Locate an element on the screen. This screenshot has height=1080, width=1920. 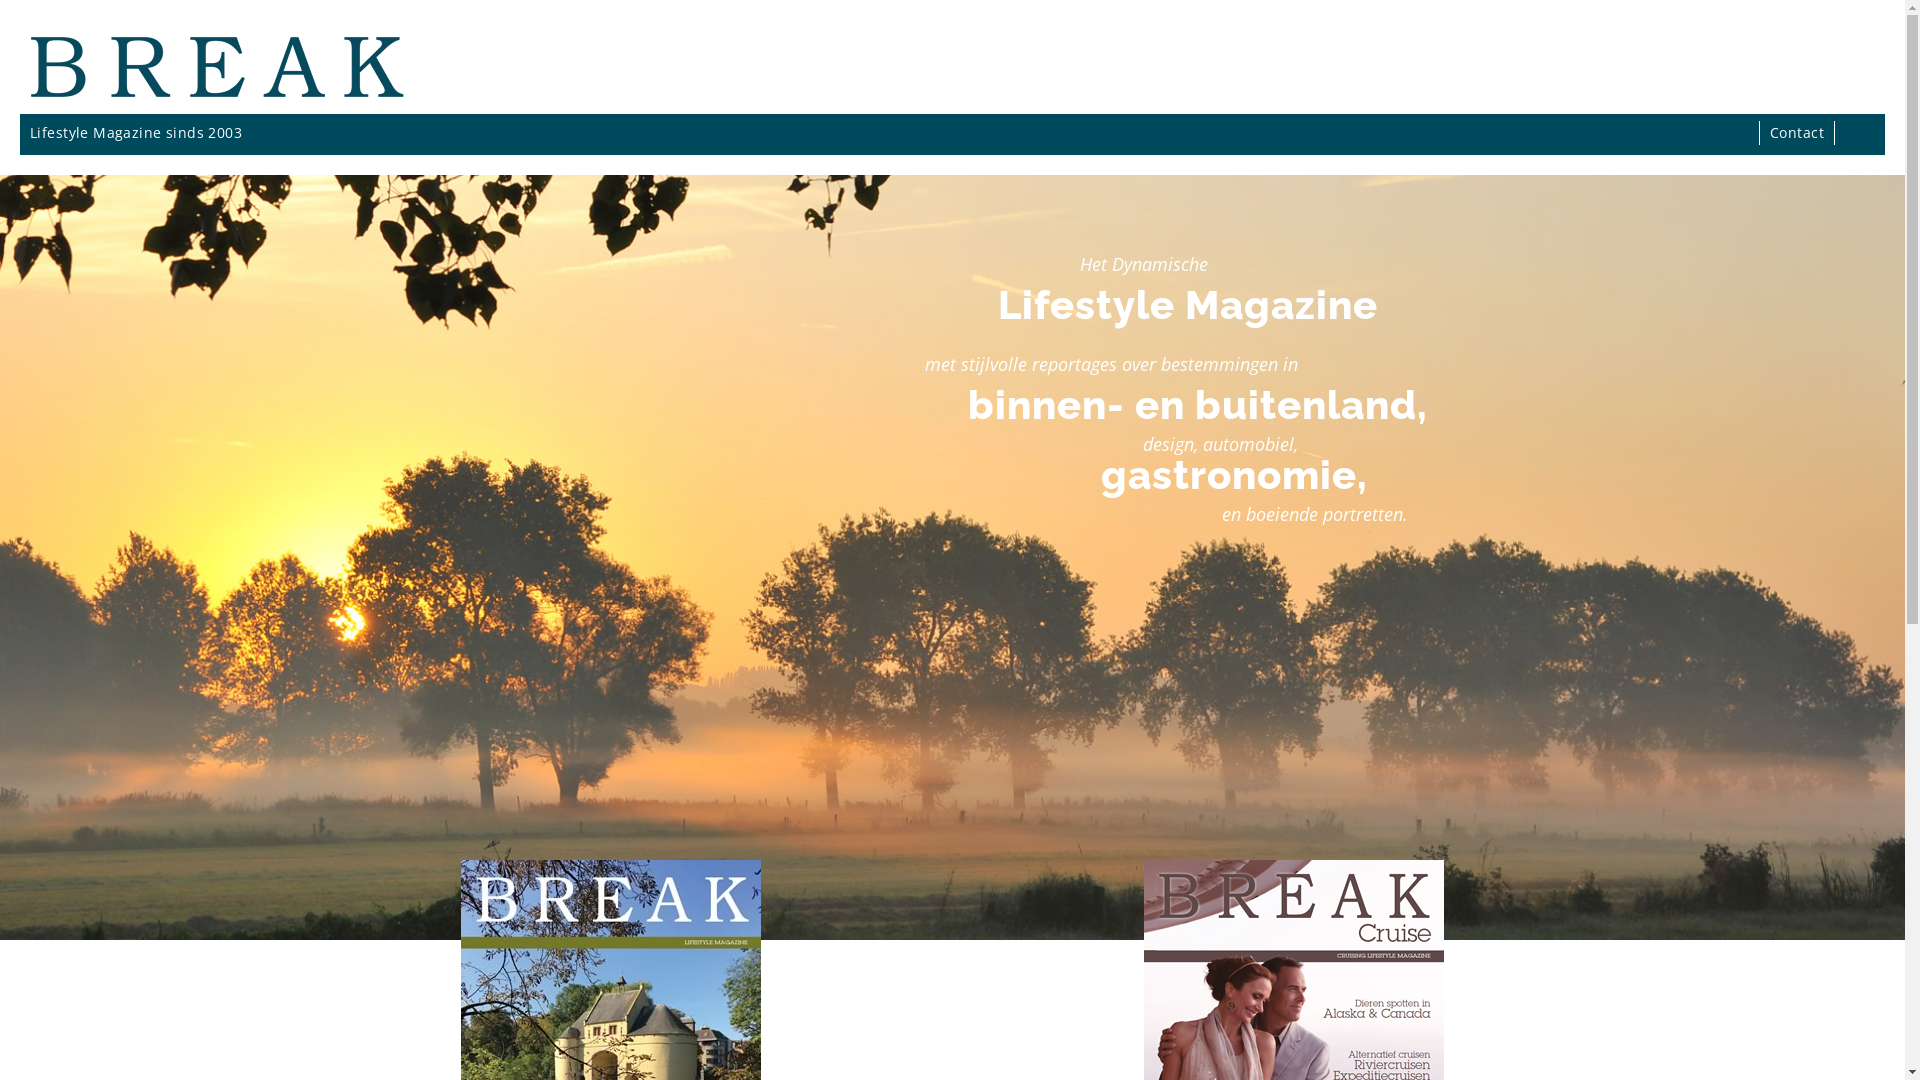
'Contact' is located at coordinates (1796, 132).